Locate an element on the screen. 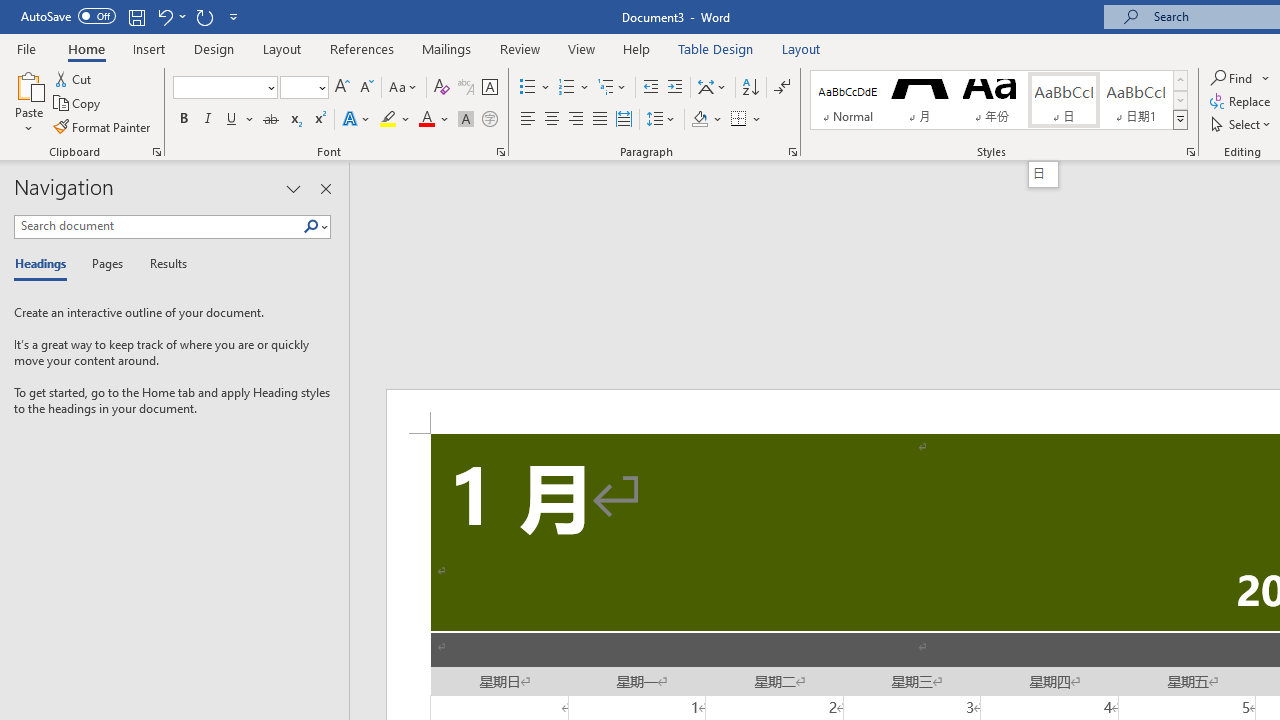 Image resolution: width=1280 pixels, height=720 pixels. 'Bullets' is located at coordinates (535, 86).